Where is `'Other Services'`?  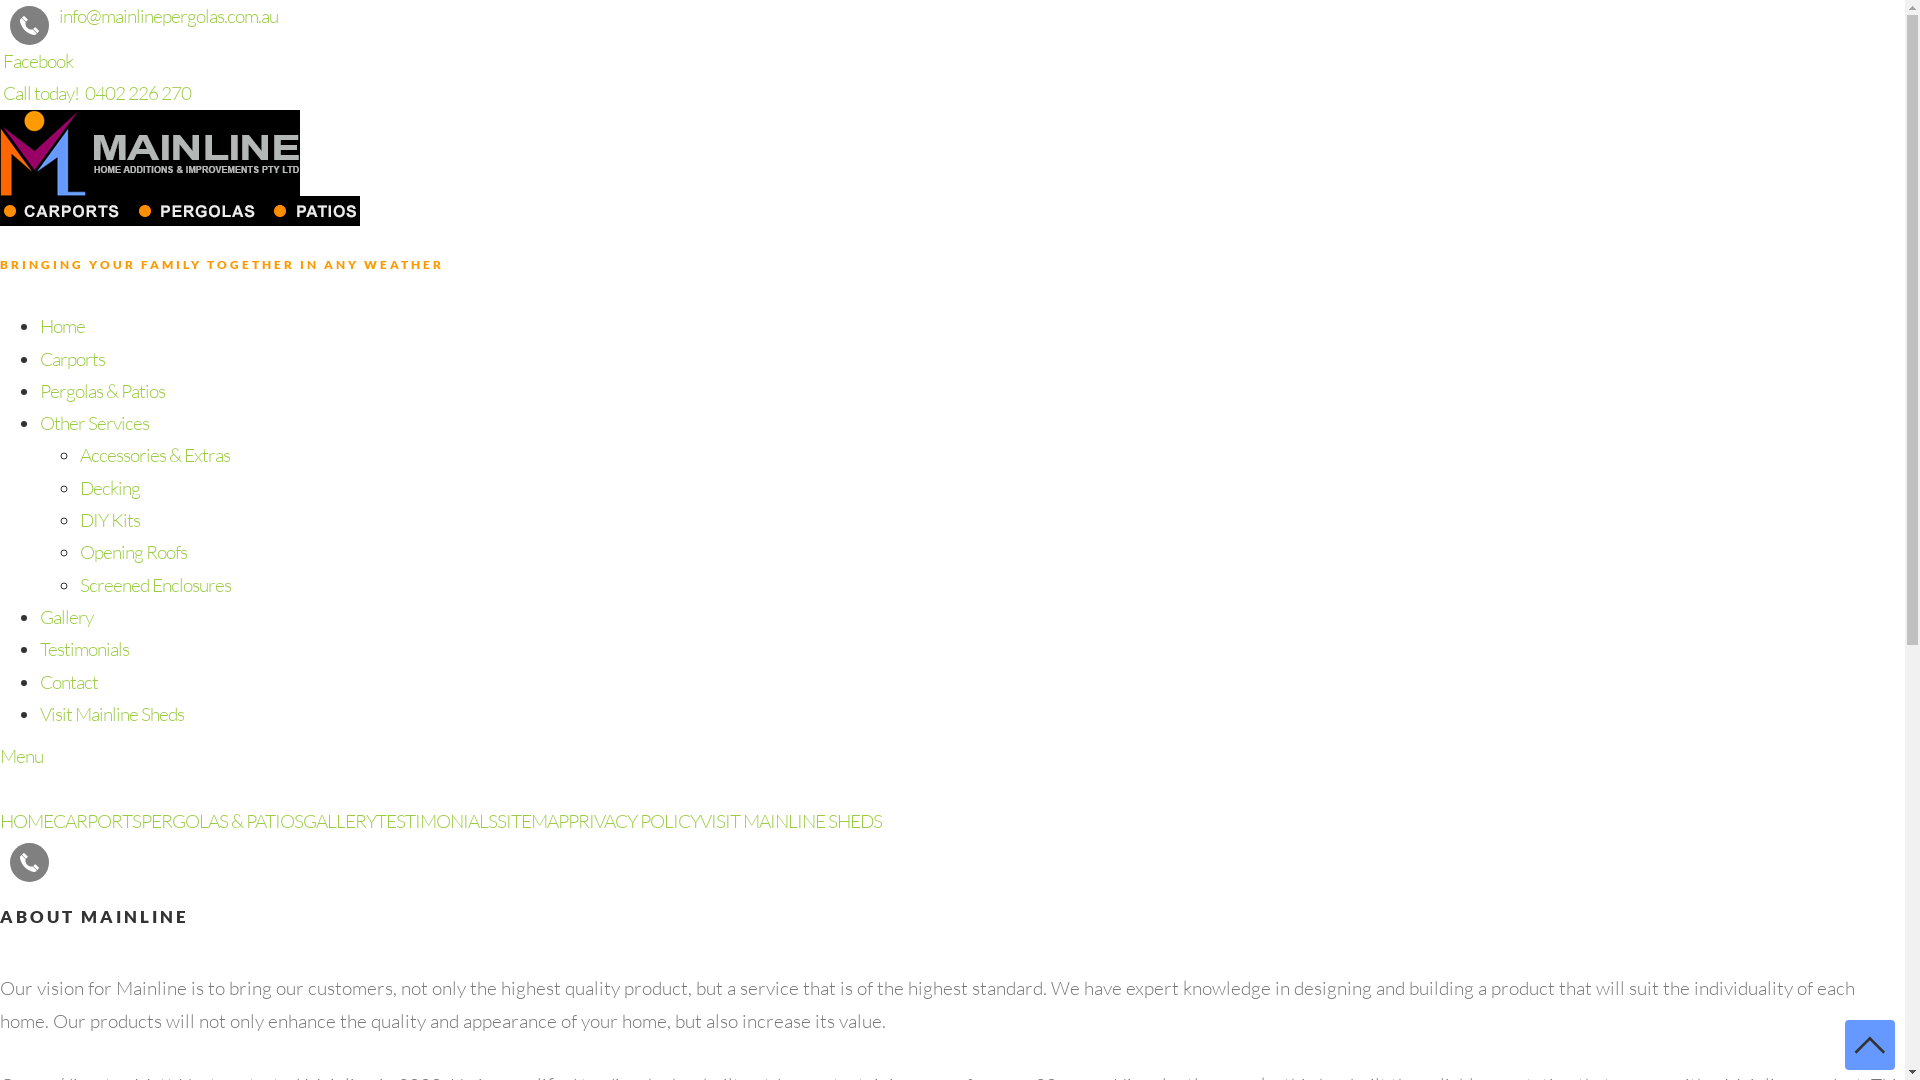
'Other Services' is located at coordinates (93, 422).